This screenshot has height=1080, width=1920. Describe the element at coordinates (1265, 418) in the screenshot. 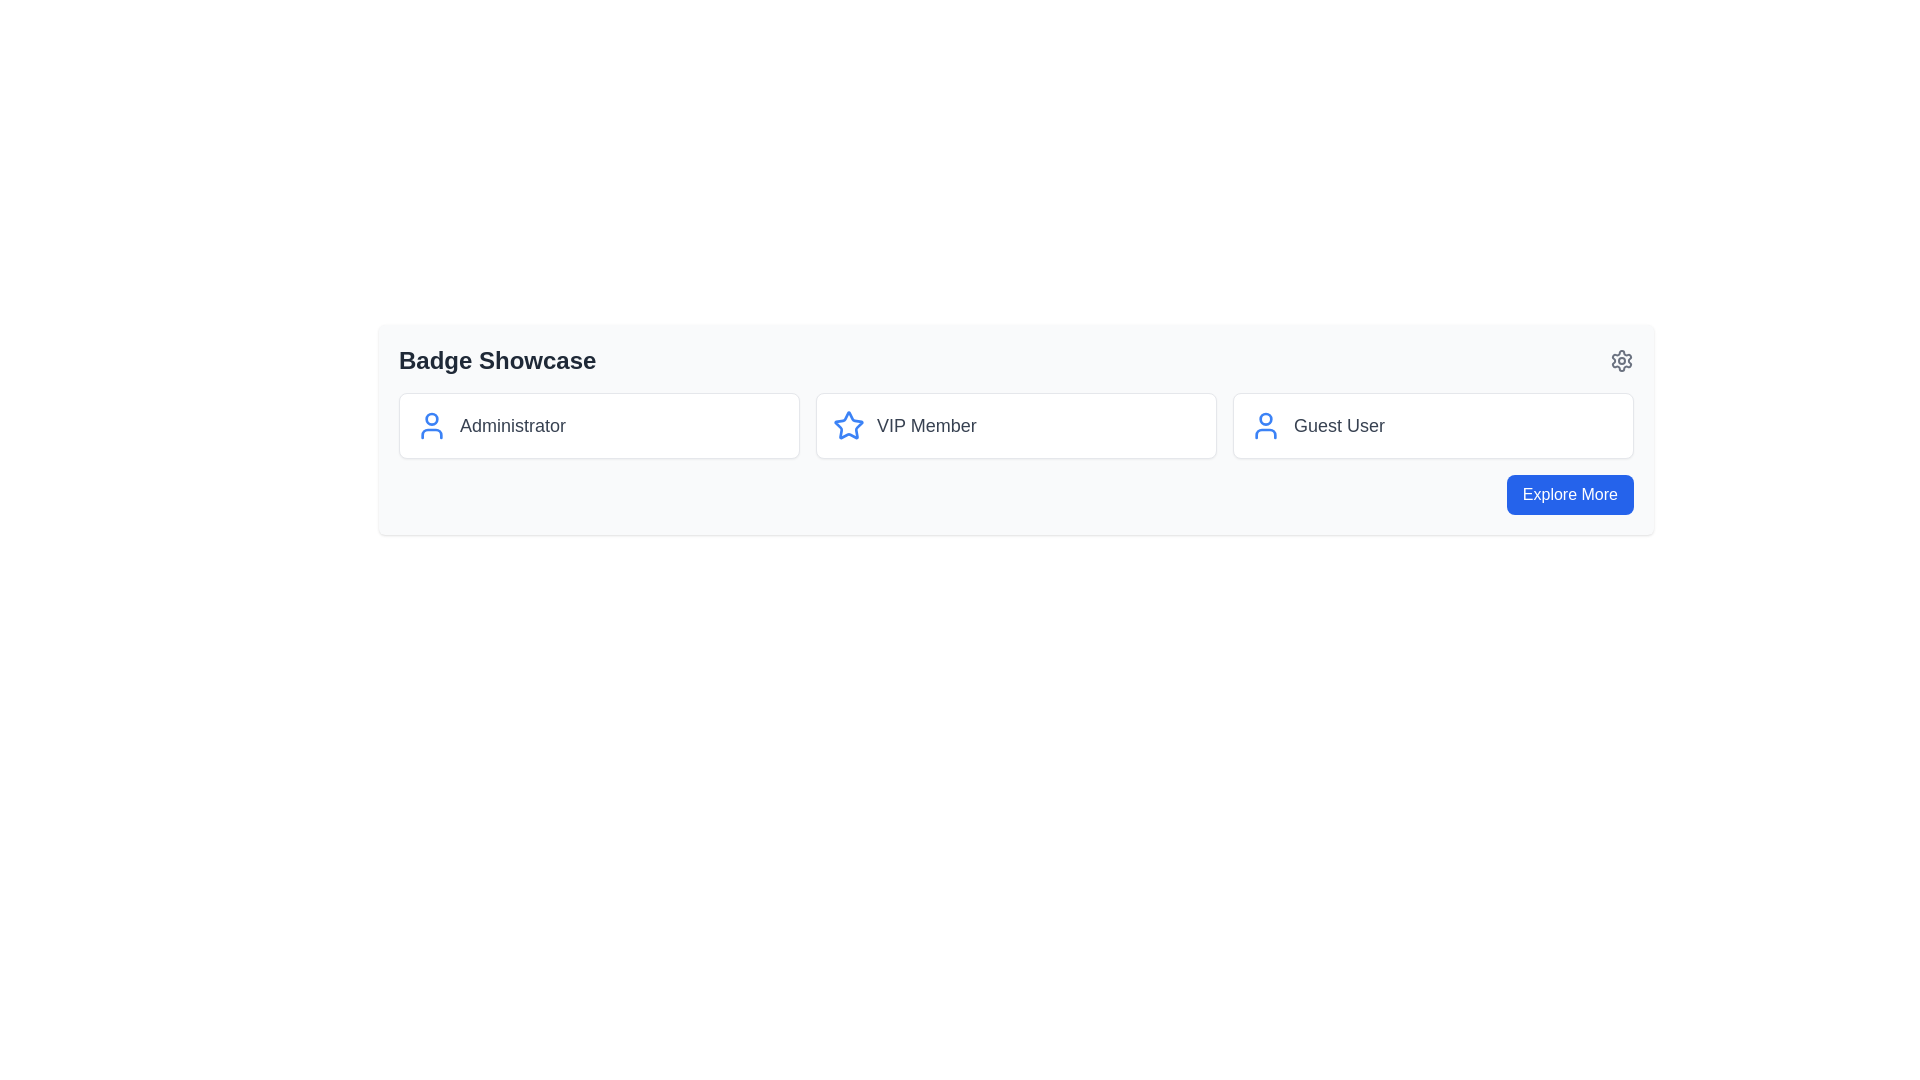

I see `the circular graphical representation of the 'Guest User' profile icon, which is the third user type card in a horizontal arrangement` at that location.